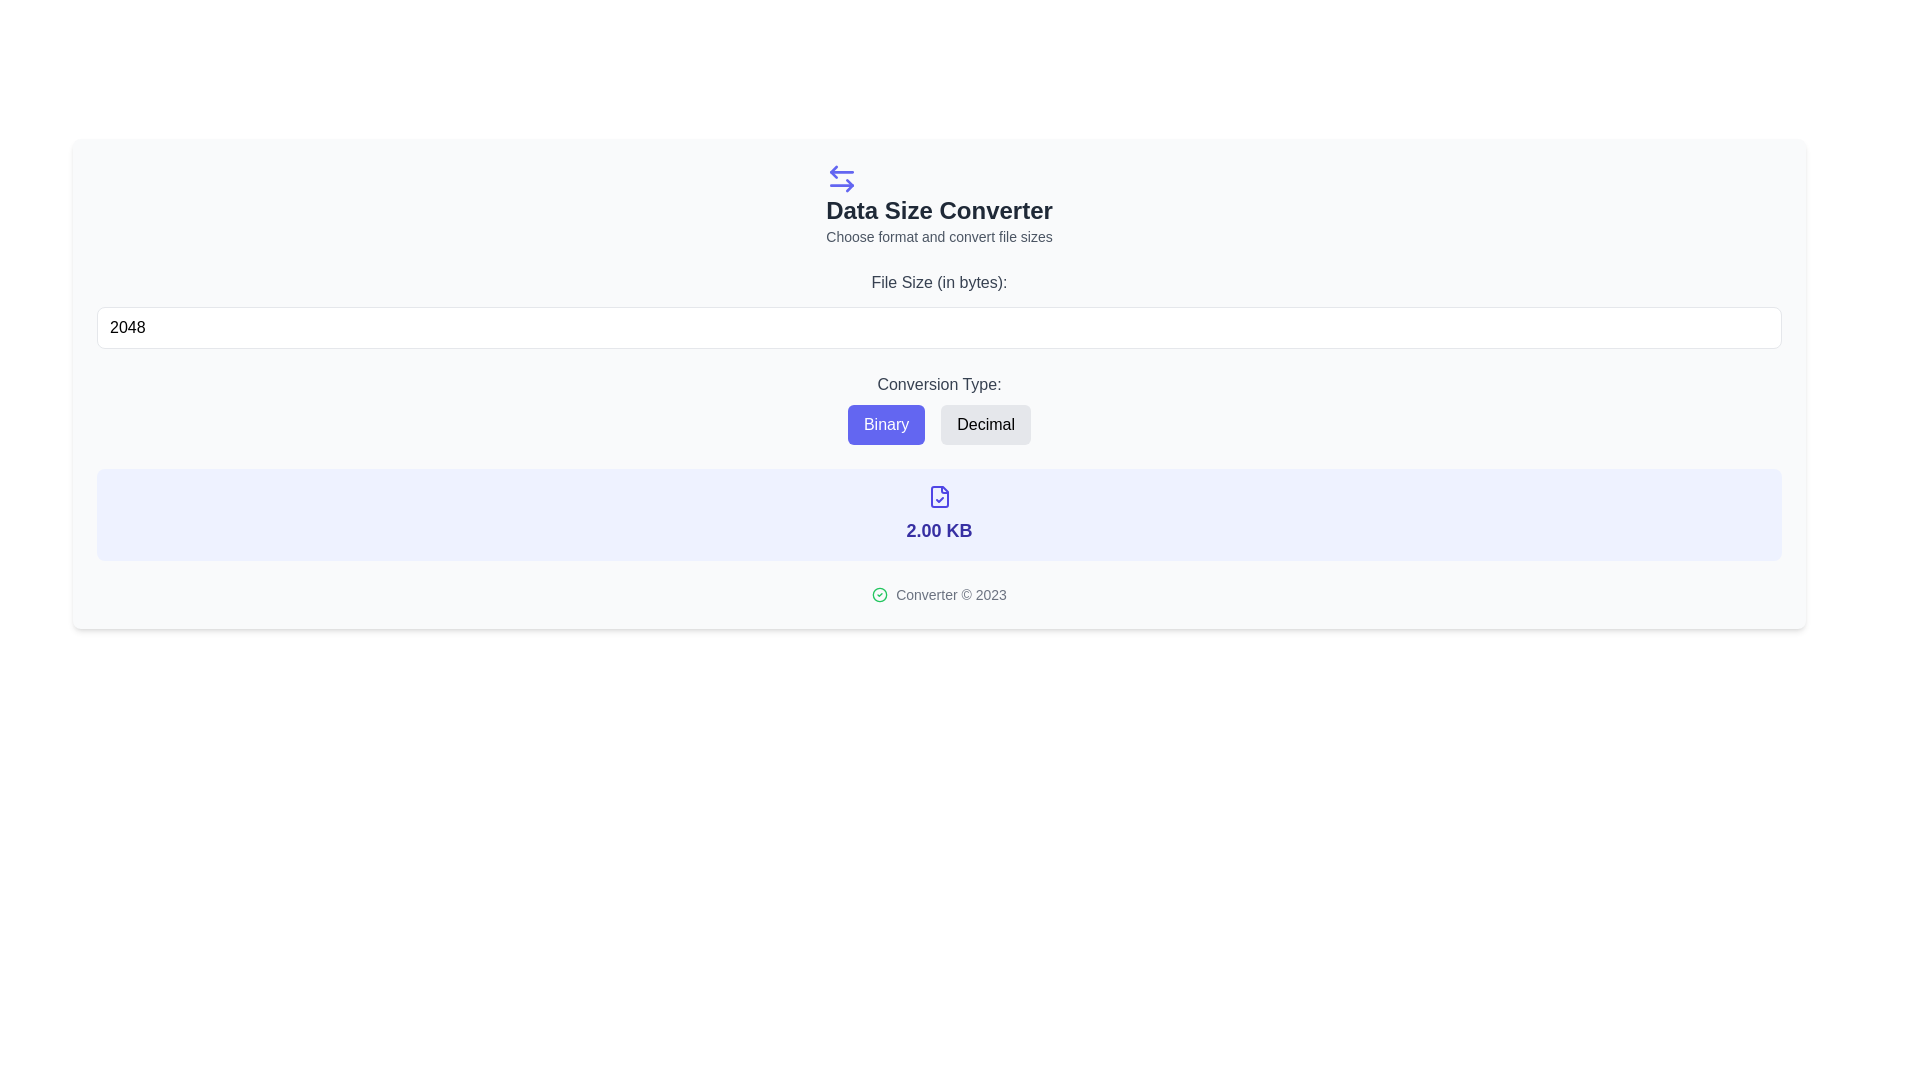 The height and width of the screenshot is (1080, 1920). What do you see at coordinates (950, 593) in the screenshot?
I see `the footer text label indicating the name and copyright information for the application 'Converter', located in the bottom center area of the interface` at bounding box center [950, 593].